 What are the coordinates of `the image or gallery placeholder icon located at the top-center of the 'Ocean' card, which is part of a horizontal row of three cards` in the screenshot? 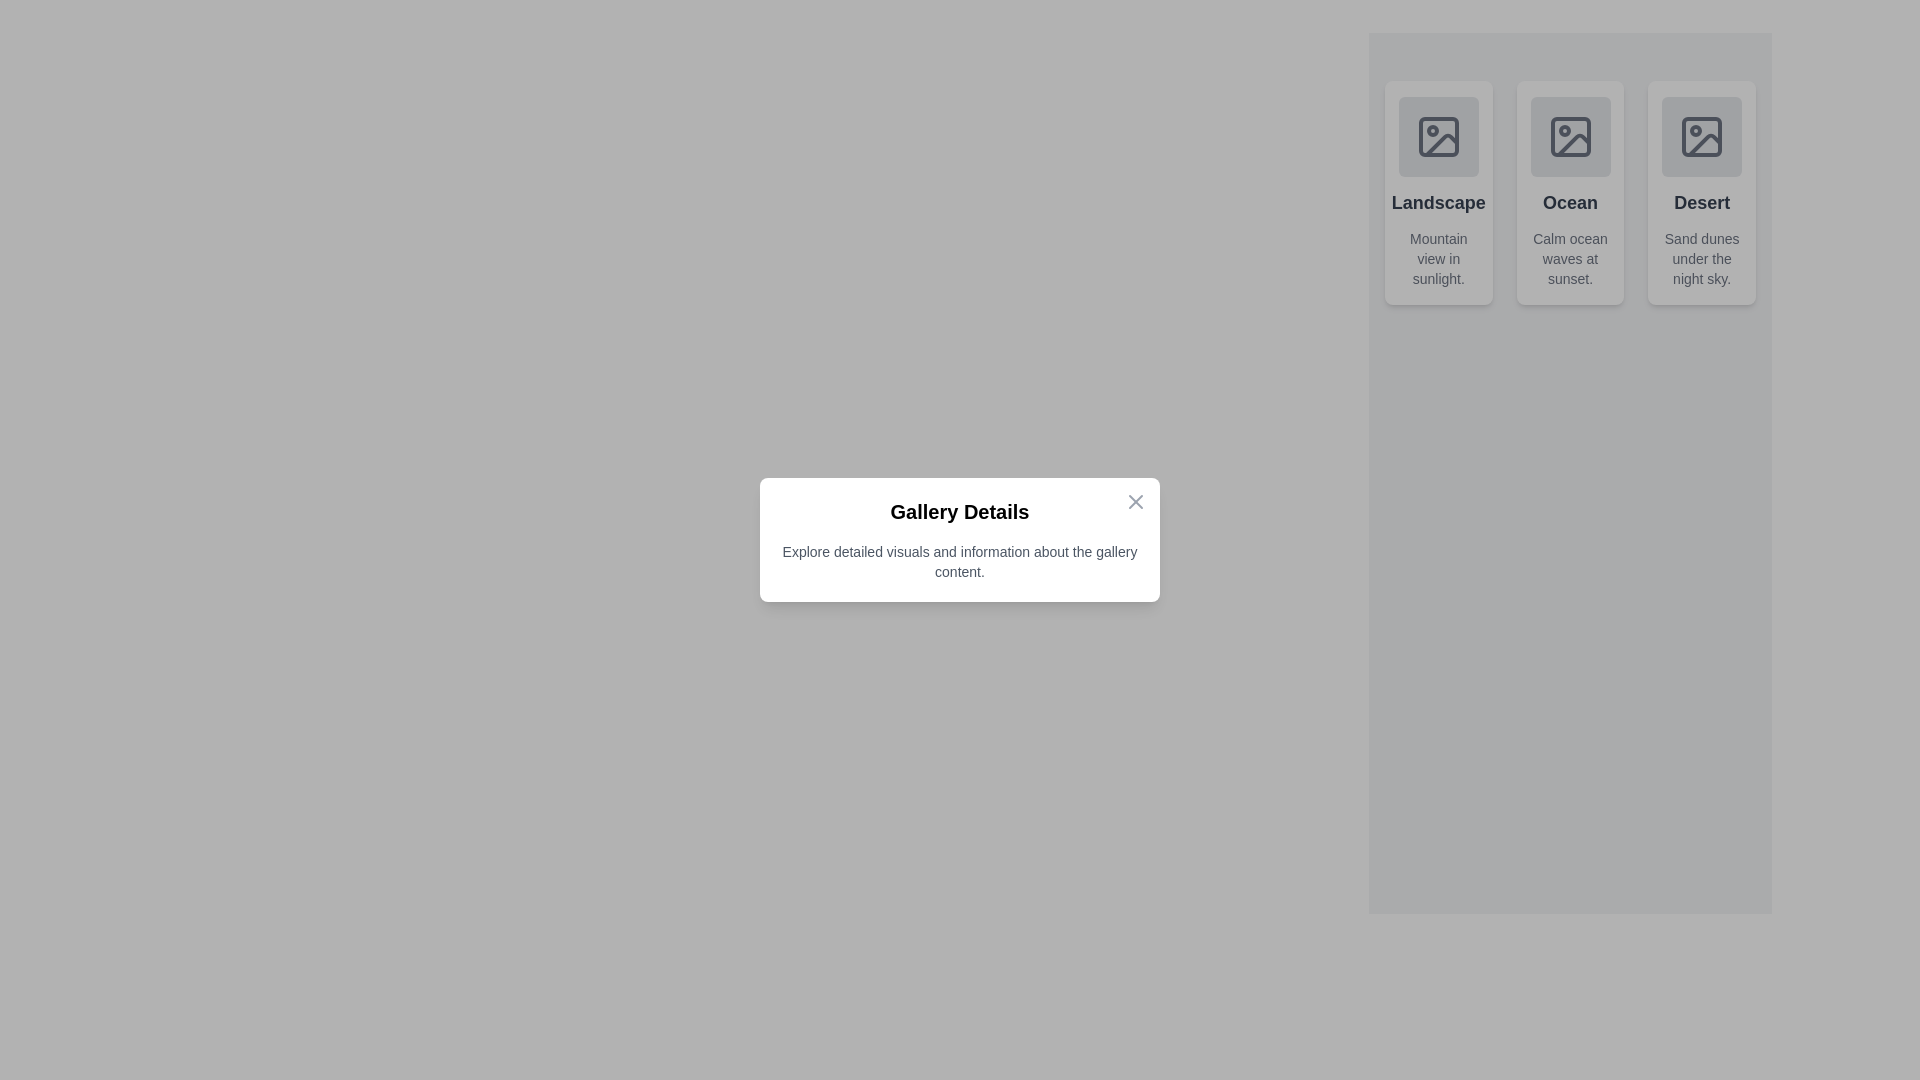 It's located at (1569, 136).